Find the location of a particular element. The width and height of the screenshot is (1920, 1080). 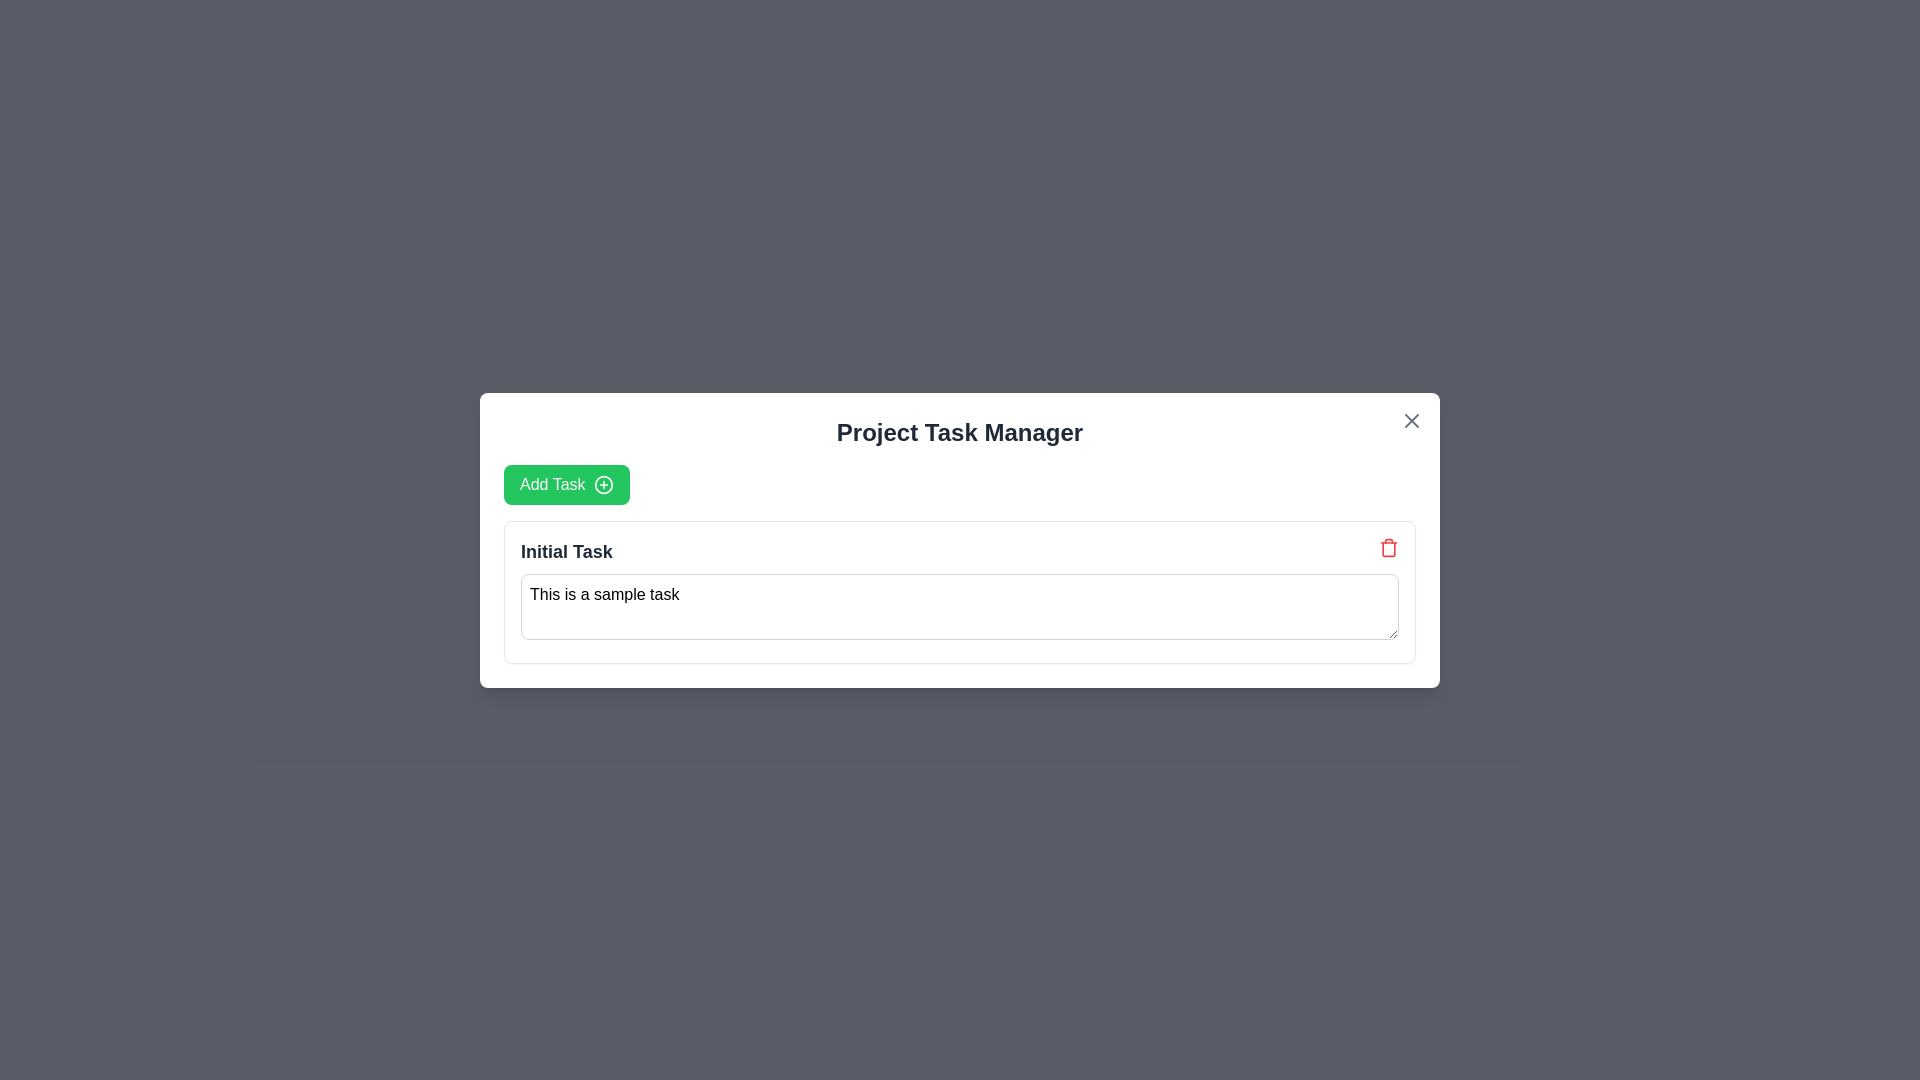

the 'Add Task' button located in the 'Project Task Manager' modal, positioned beneath the title and above 'Initial Task', to initiate adding a task is located at coordinates (565, 484).